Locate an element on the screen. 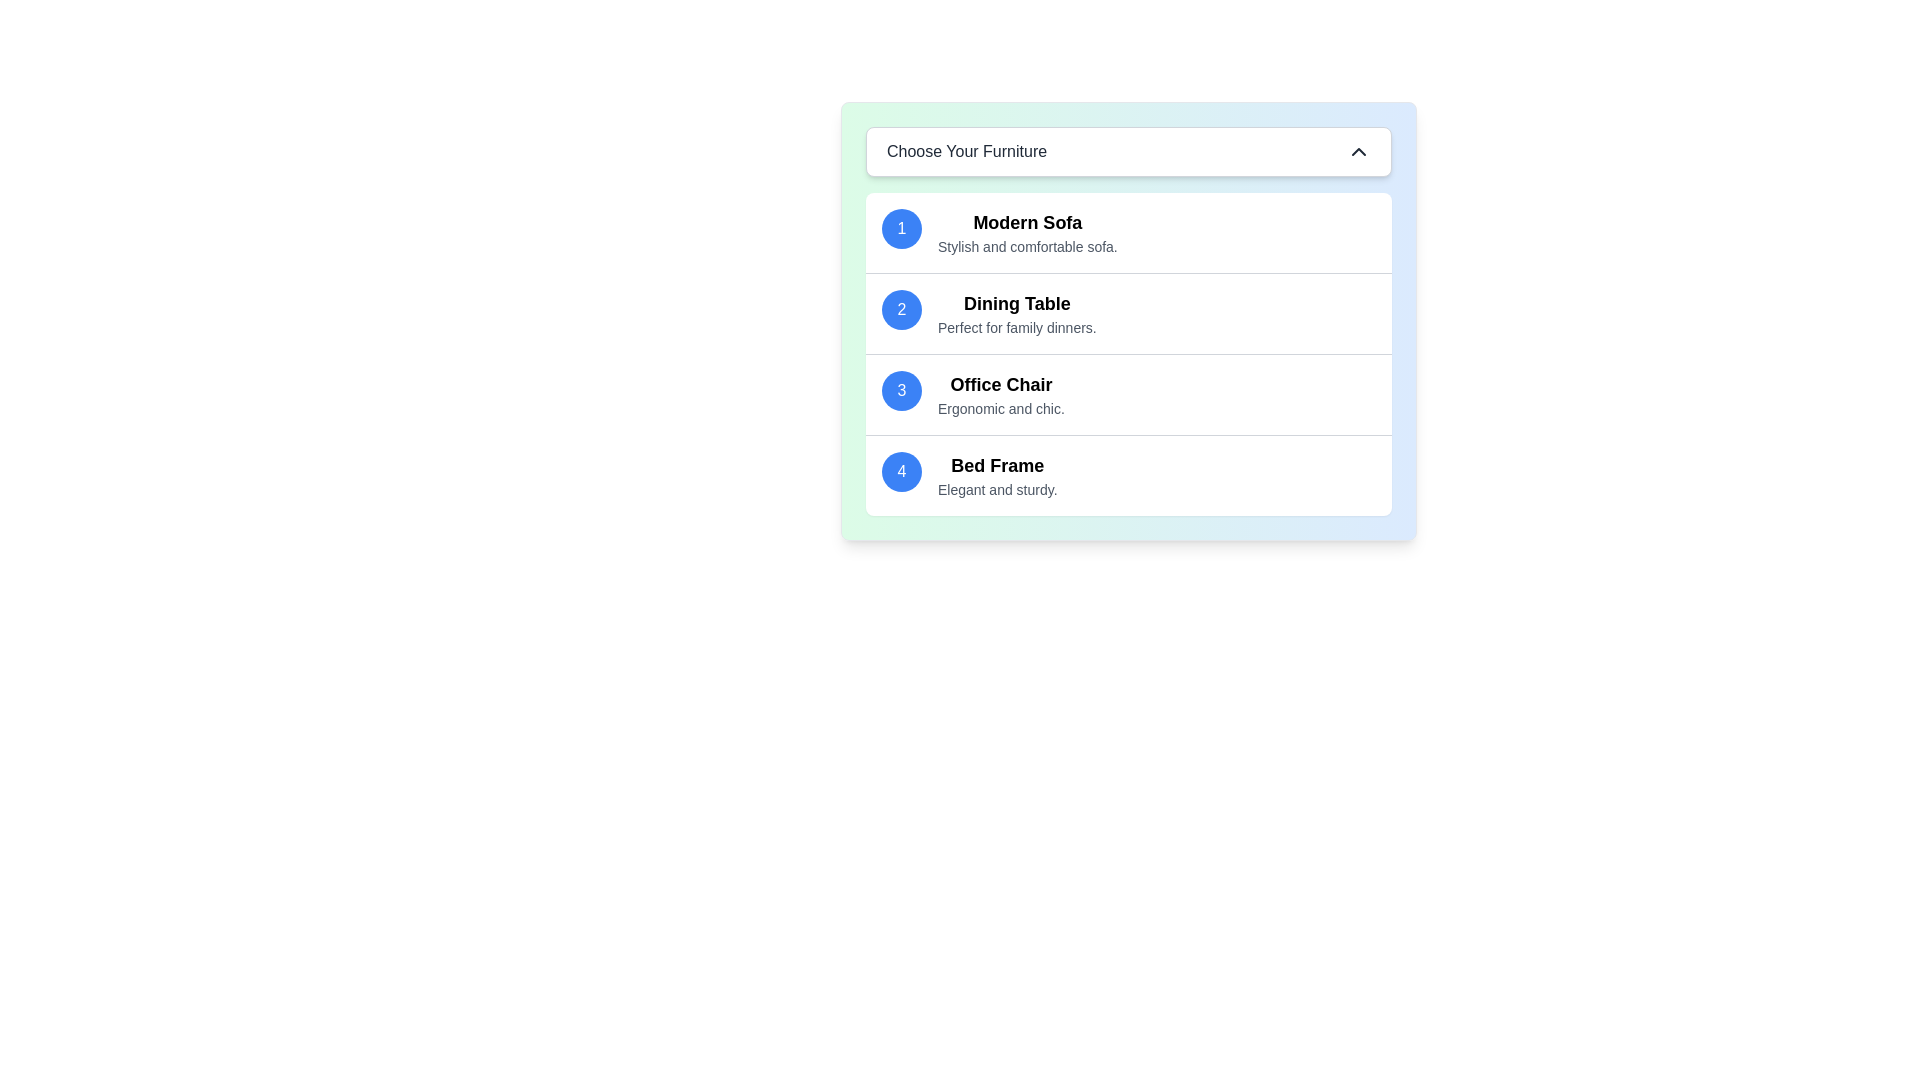 The height and width of the screenshot is (1080, 1920). text content of the Text Label positioned directly below the title 'Dining Table' in the second item of the selectable furniture list is located at coordinates (1017, 326).